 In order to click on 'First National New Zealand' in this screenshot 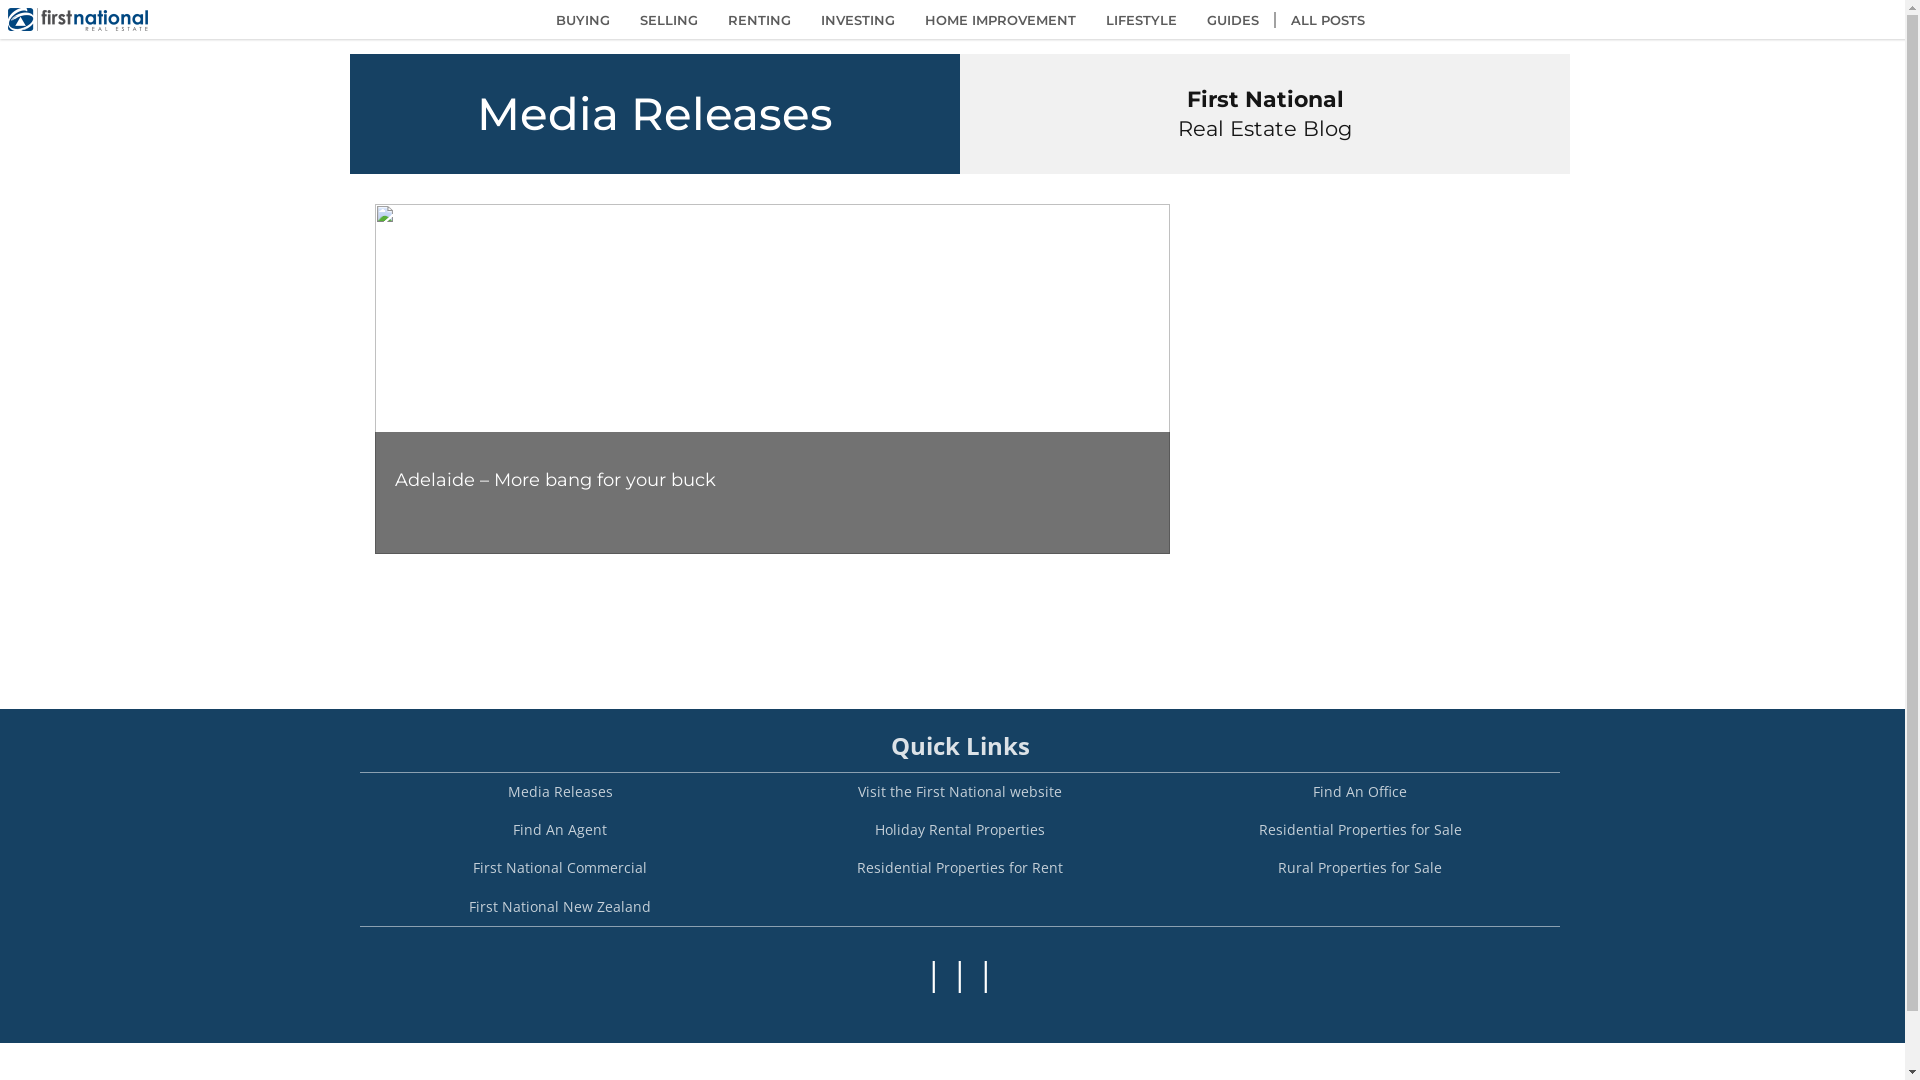, I will do `click(560, 906)`.